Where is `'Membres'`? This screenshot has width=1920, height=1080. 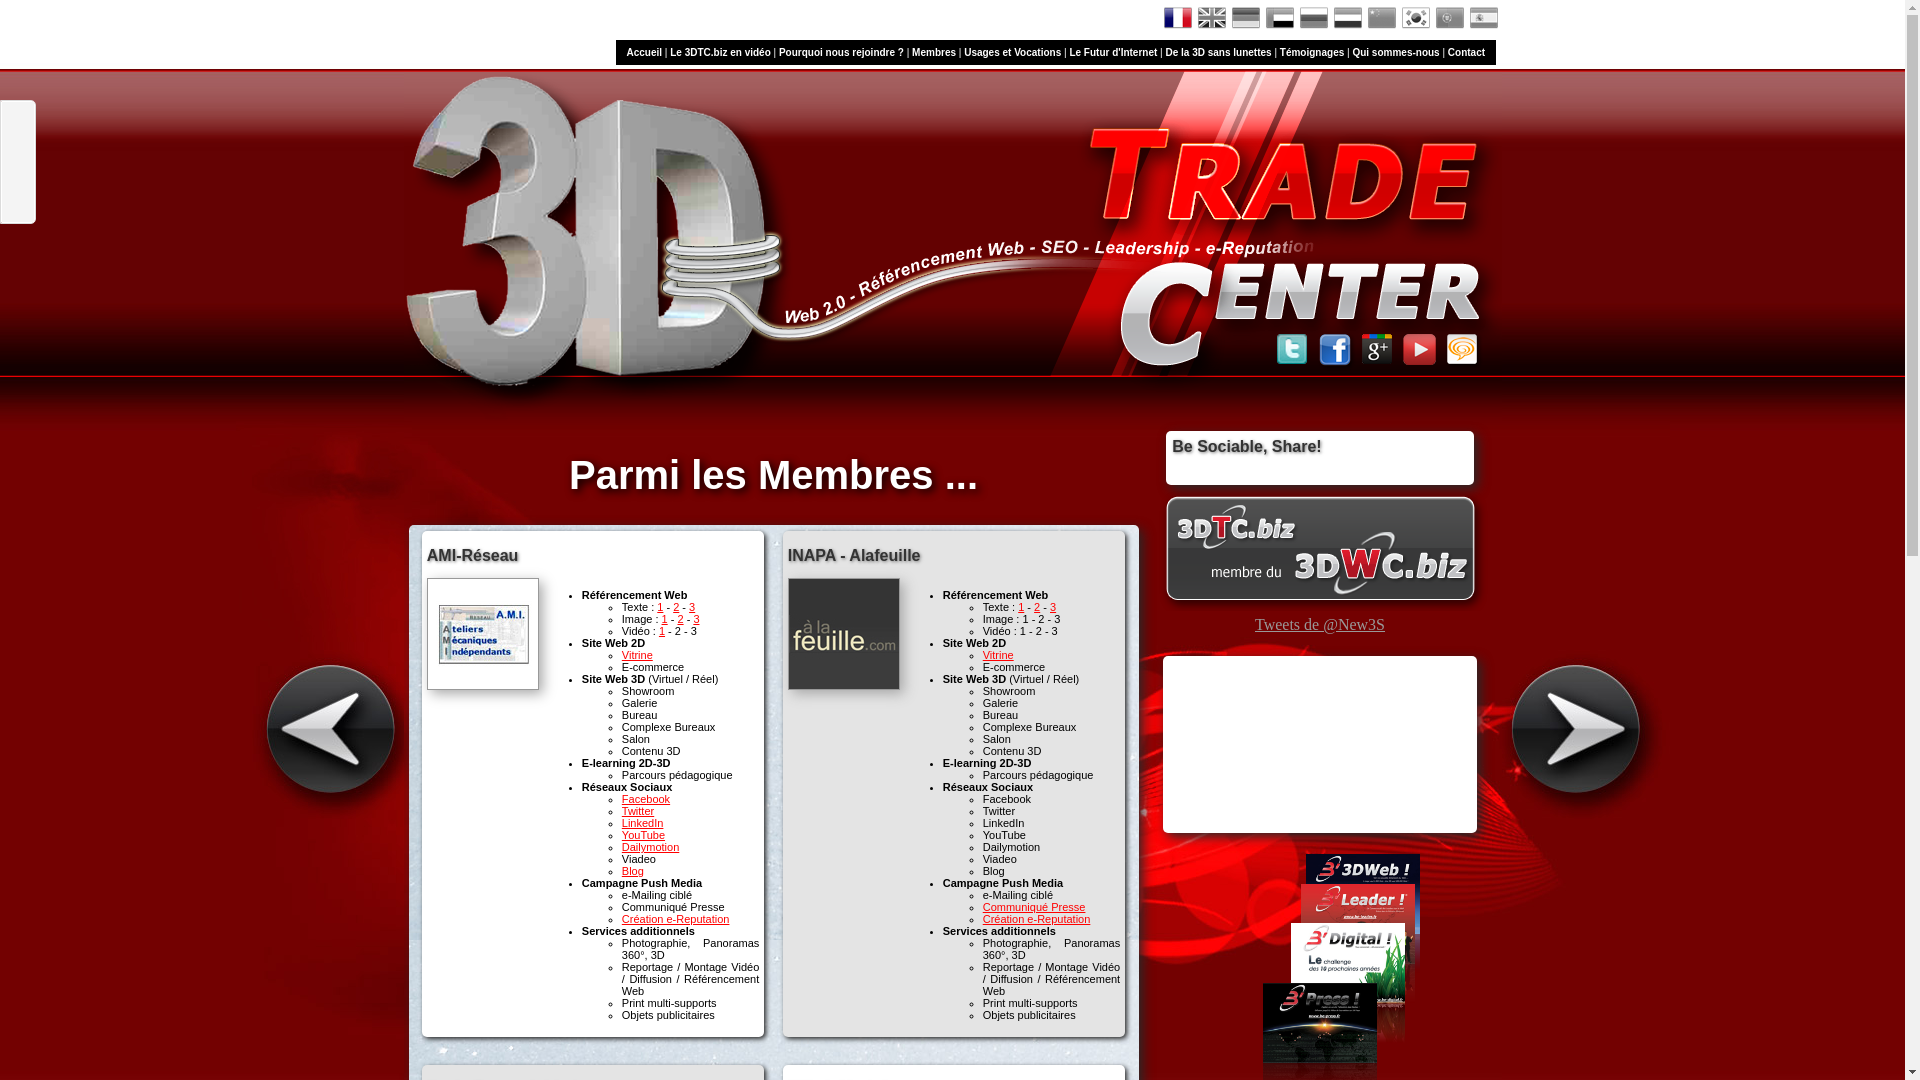 'Membres' is located at coordinates (933, 51).